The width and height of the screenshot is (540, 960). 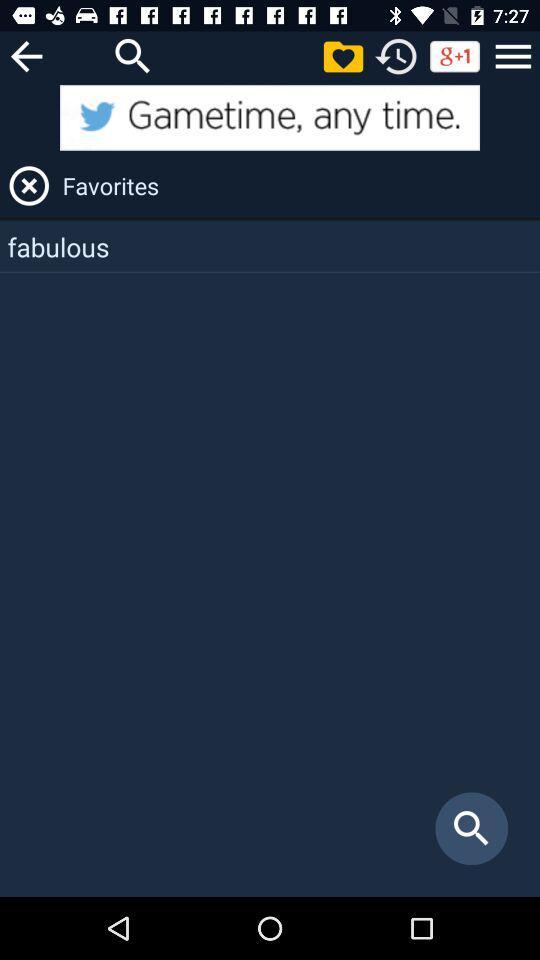 What do you see at coordinates (396, 55) in the screenshot?
I see `refresh page option` at bounding box center [396, 55].